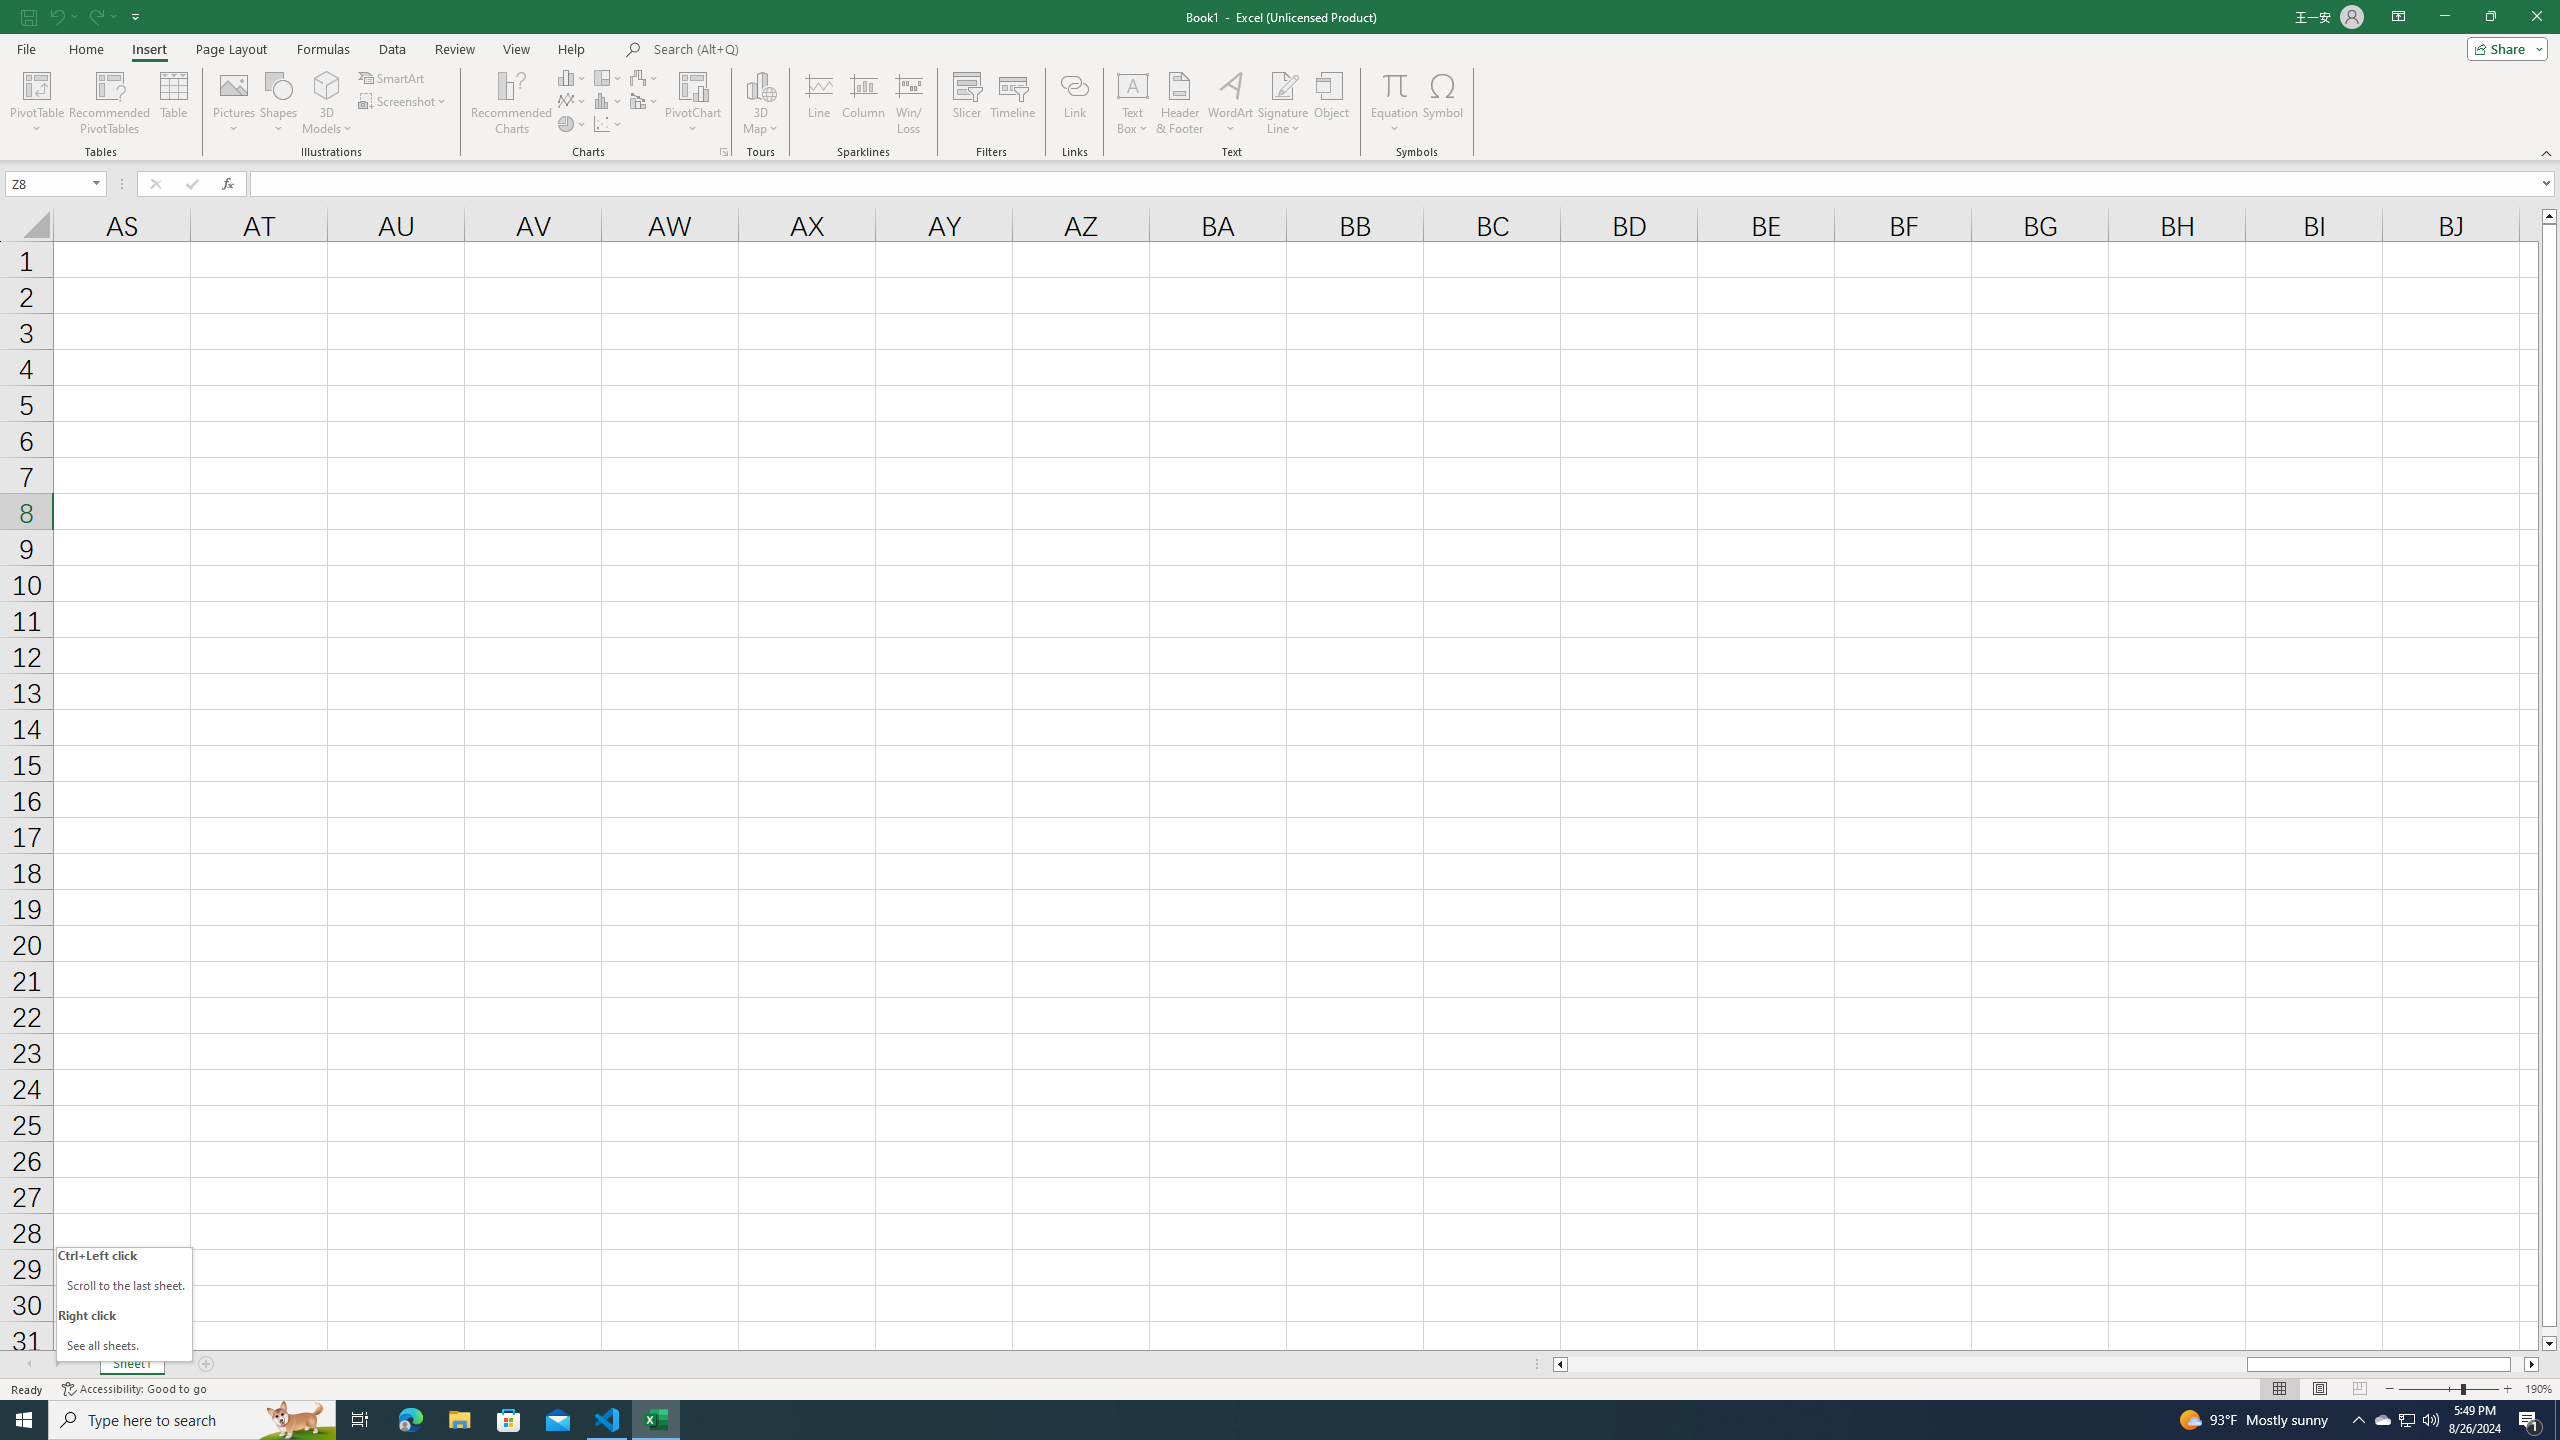 Image resolution: width=2560 pixels, height=1440 pixels. What do you see at coordinates (1283, 103) in the screenshot?
I see `'Signature Line'` at bounding box center [1283, 103].